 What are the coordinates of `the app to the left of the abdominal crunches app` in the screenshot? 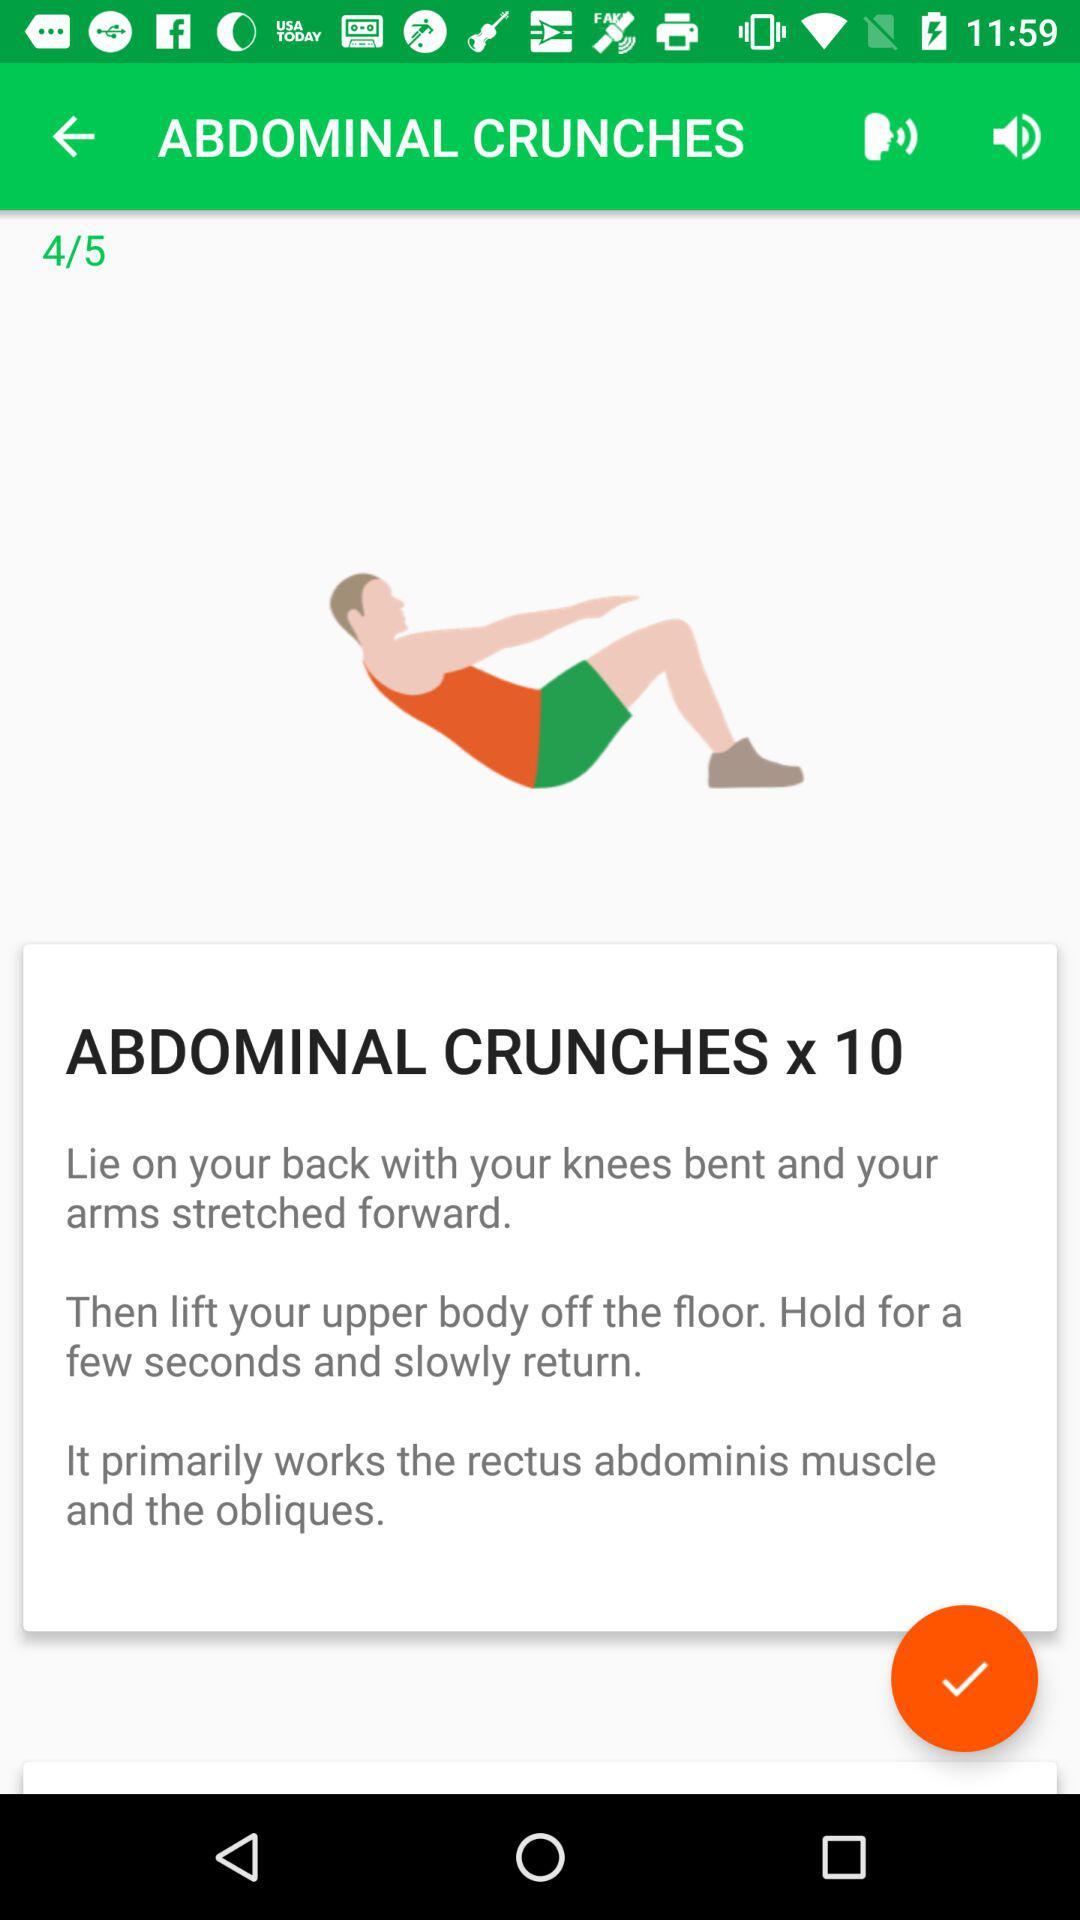 It's located at (72, 135).